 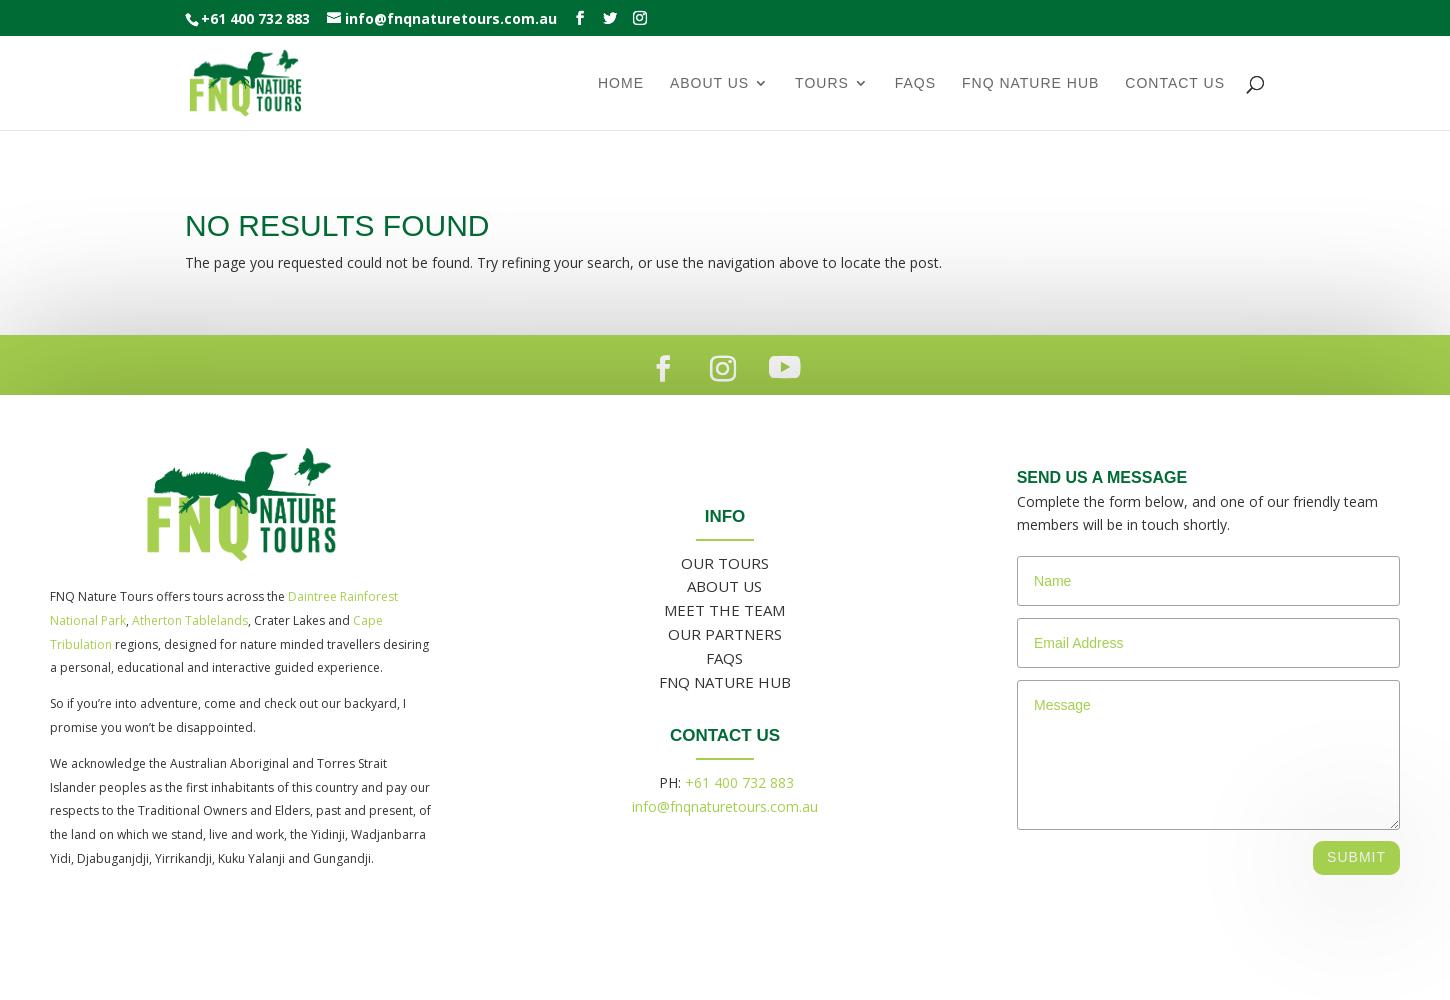 What do you see at coordinates (1145, 200) in the screenshot?
I see `'Daintree Afternoon and Nocturnal Tour'` at bounding box center [1145, 200].